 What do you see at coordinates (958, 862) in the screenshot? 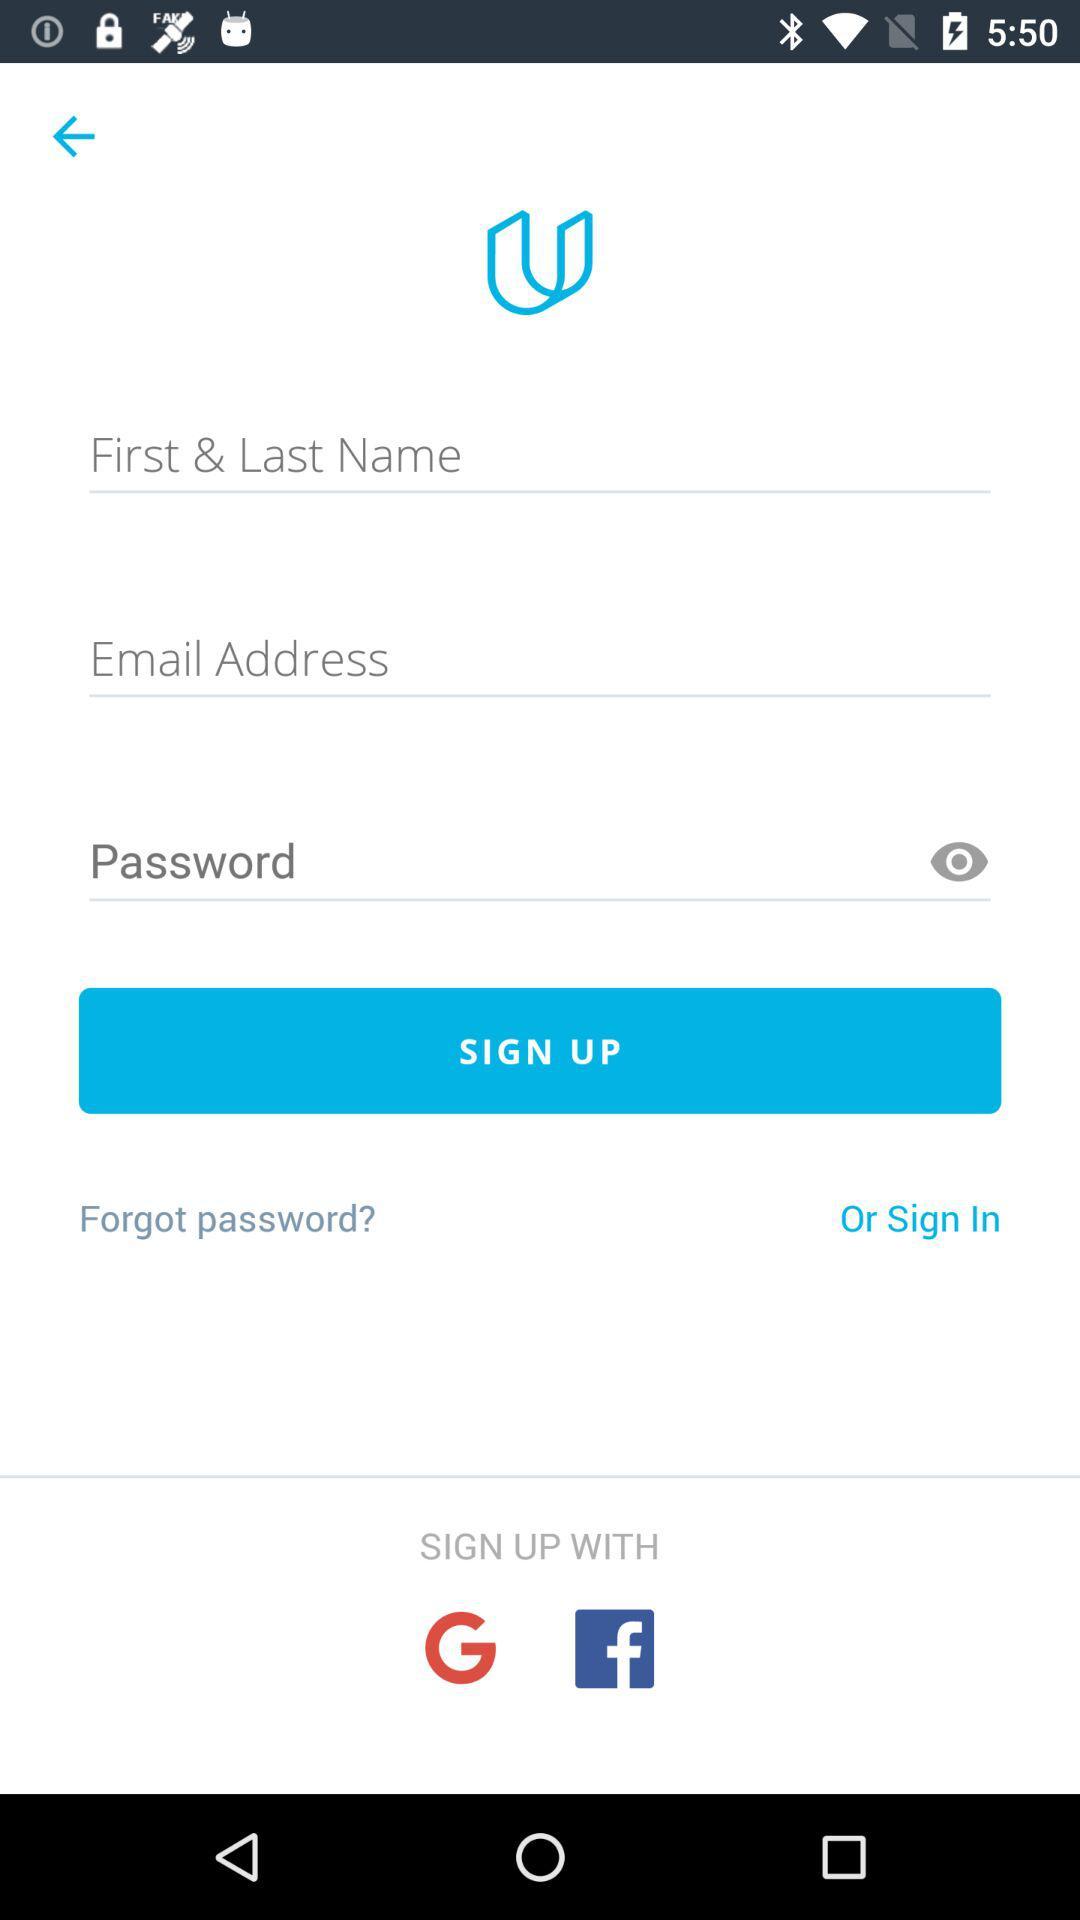
I see `veiw password` at bounding box center [958, 862].